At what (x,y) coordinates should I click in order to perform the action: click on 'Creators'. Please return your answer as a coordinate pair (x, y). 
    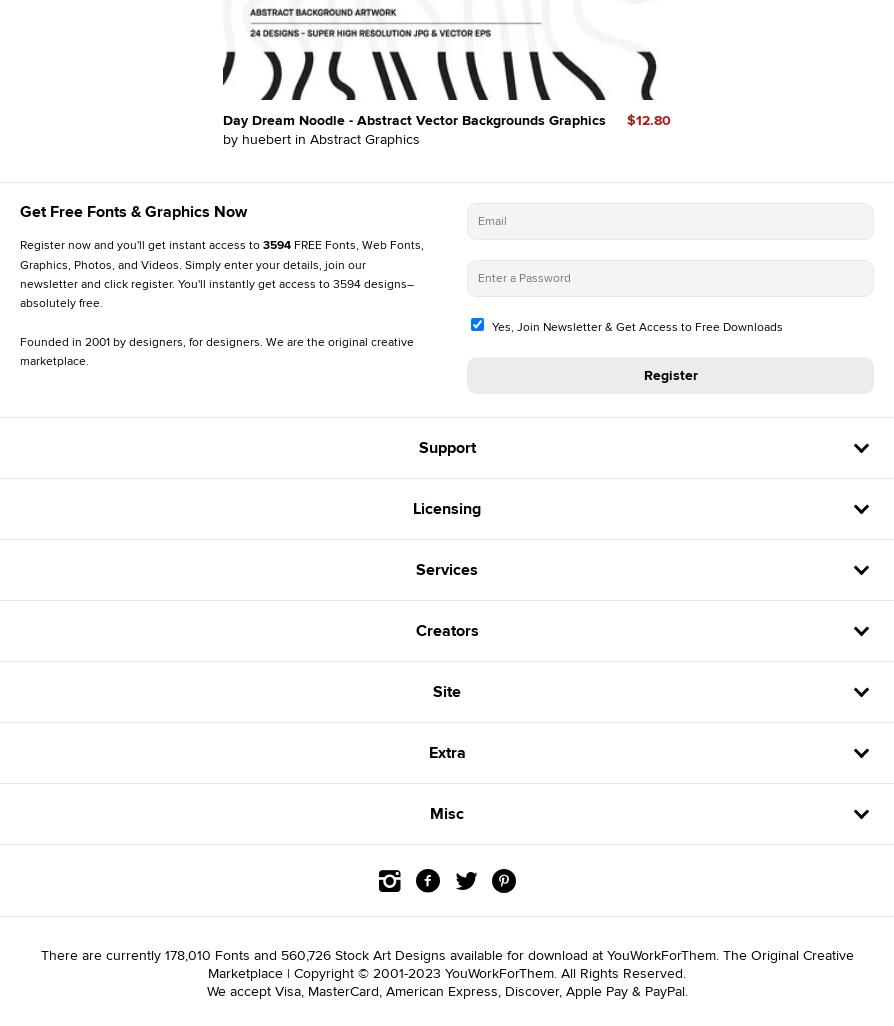
    Looking at the image, I should click on (445, 629).